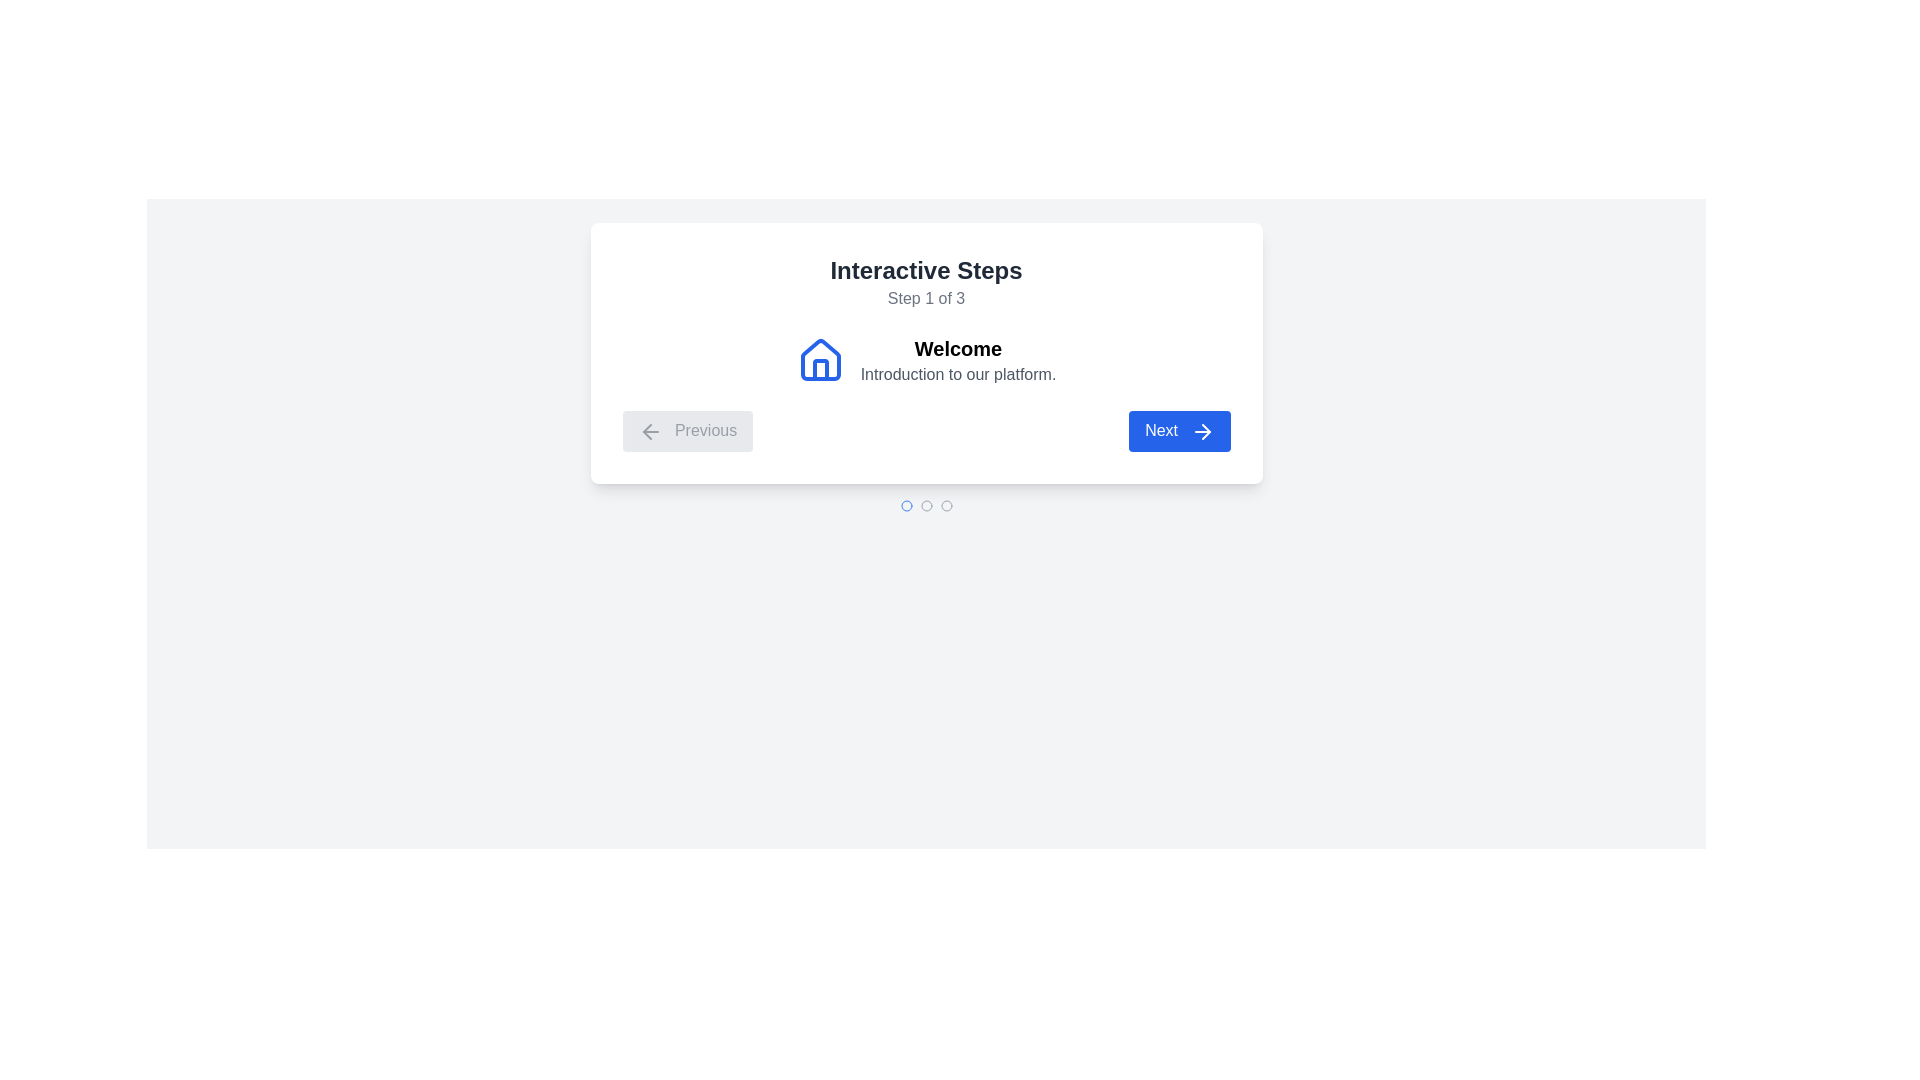 The image size is (1920, 1080). Describe the element at coordinates (1179, 430) in the screenshot. I see `the 'Proceed' button located at the bottom-right section of the interface` at that location.